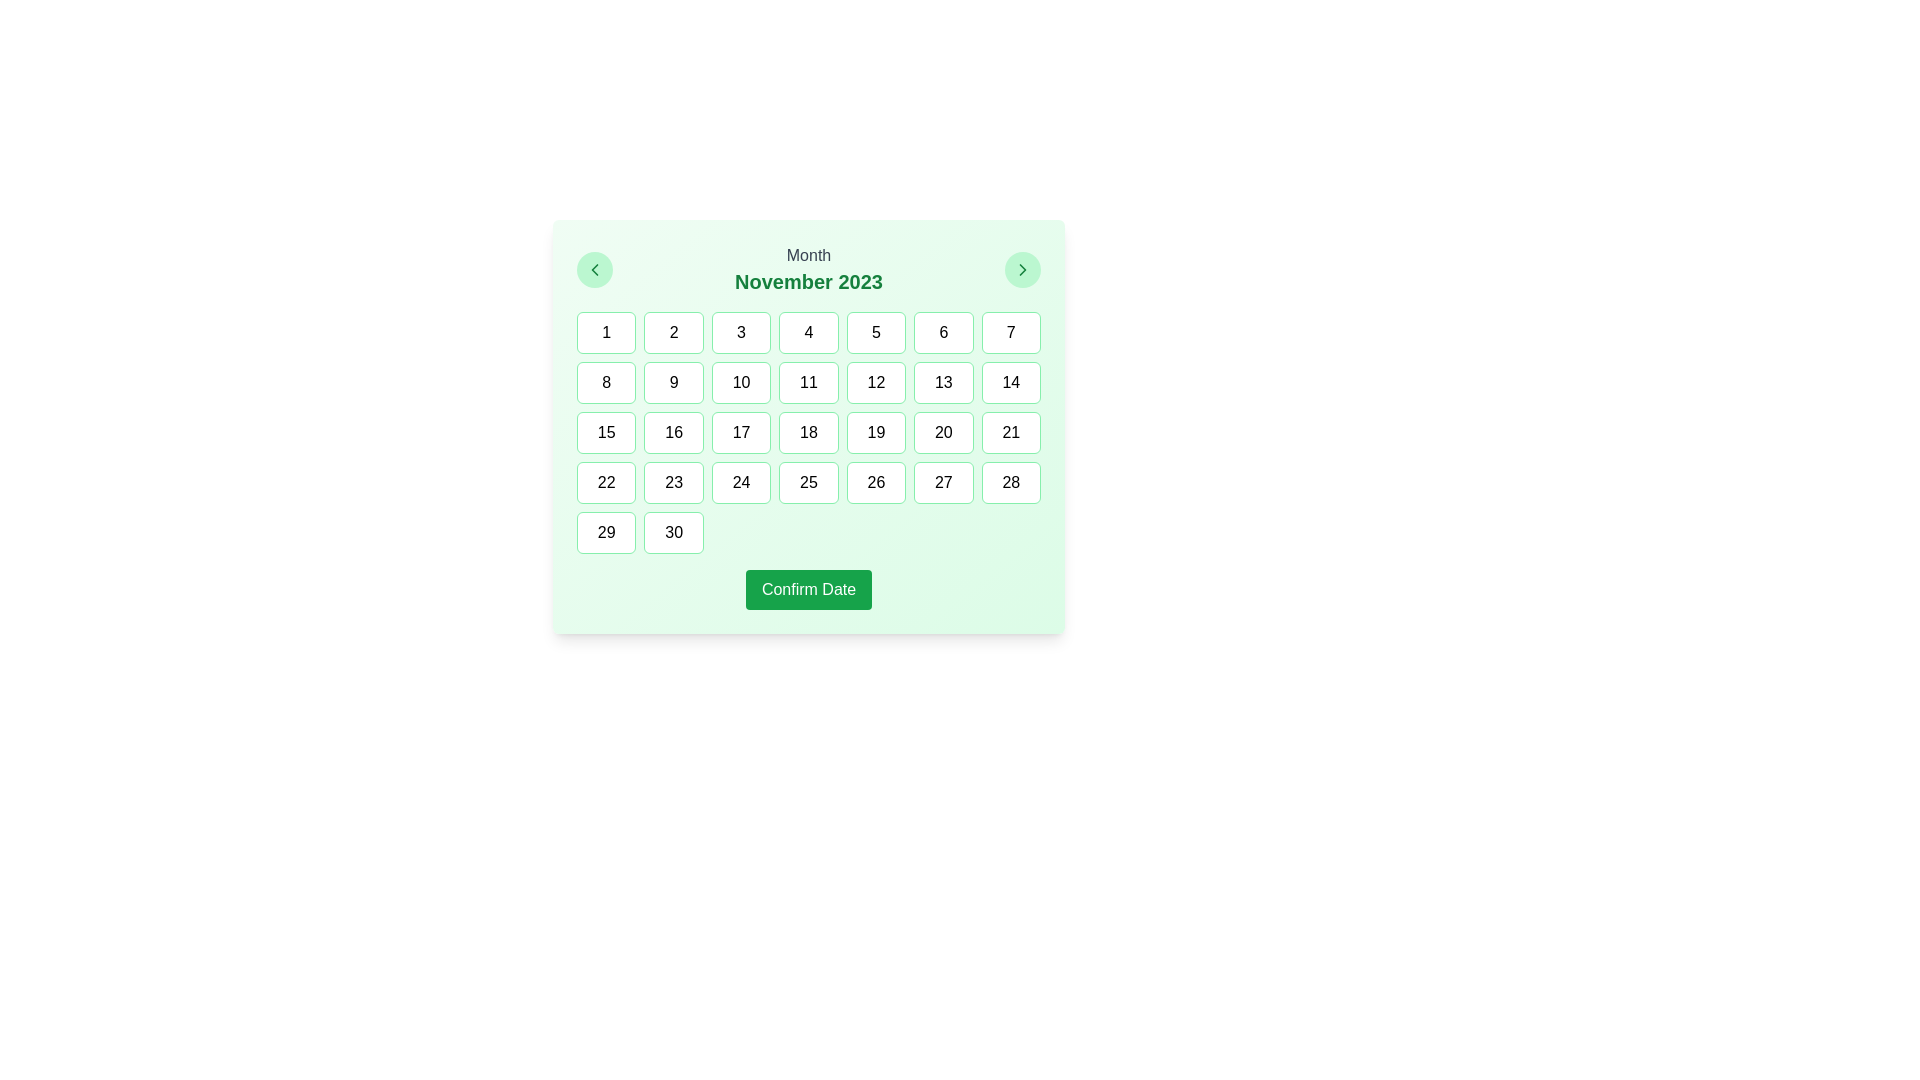 Image resolution: width=1920 pixels, height=1080 pixels. What do you see at coordinates (1022, 270) in the screenshot?
I see `the chevron icon inside the circular light-green button` at bounding box center [1022, 270].